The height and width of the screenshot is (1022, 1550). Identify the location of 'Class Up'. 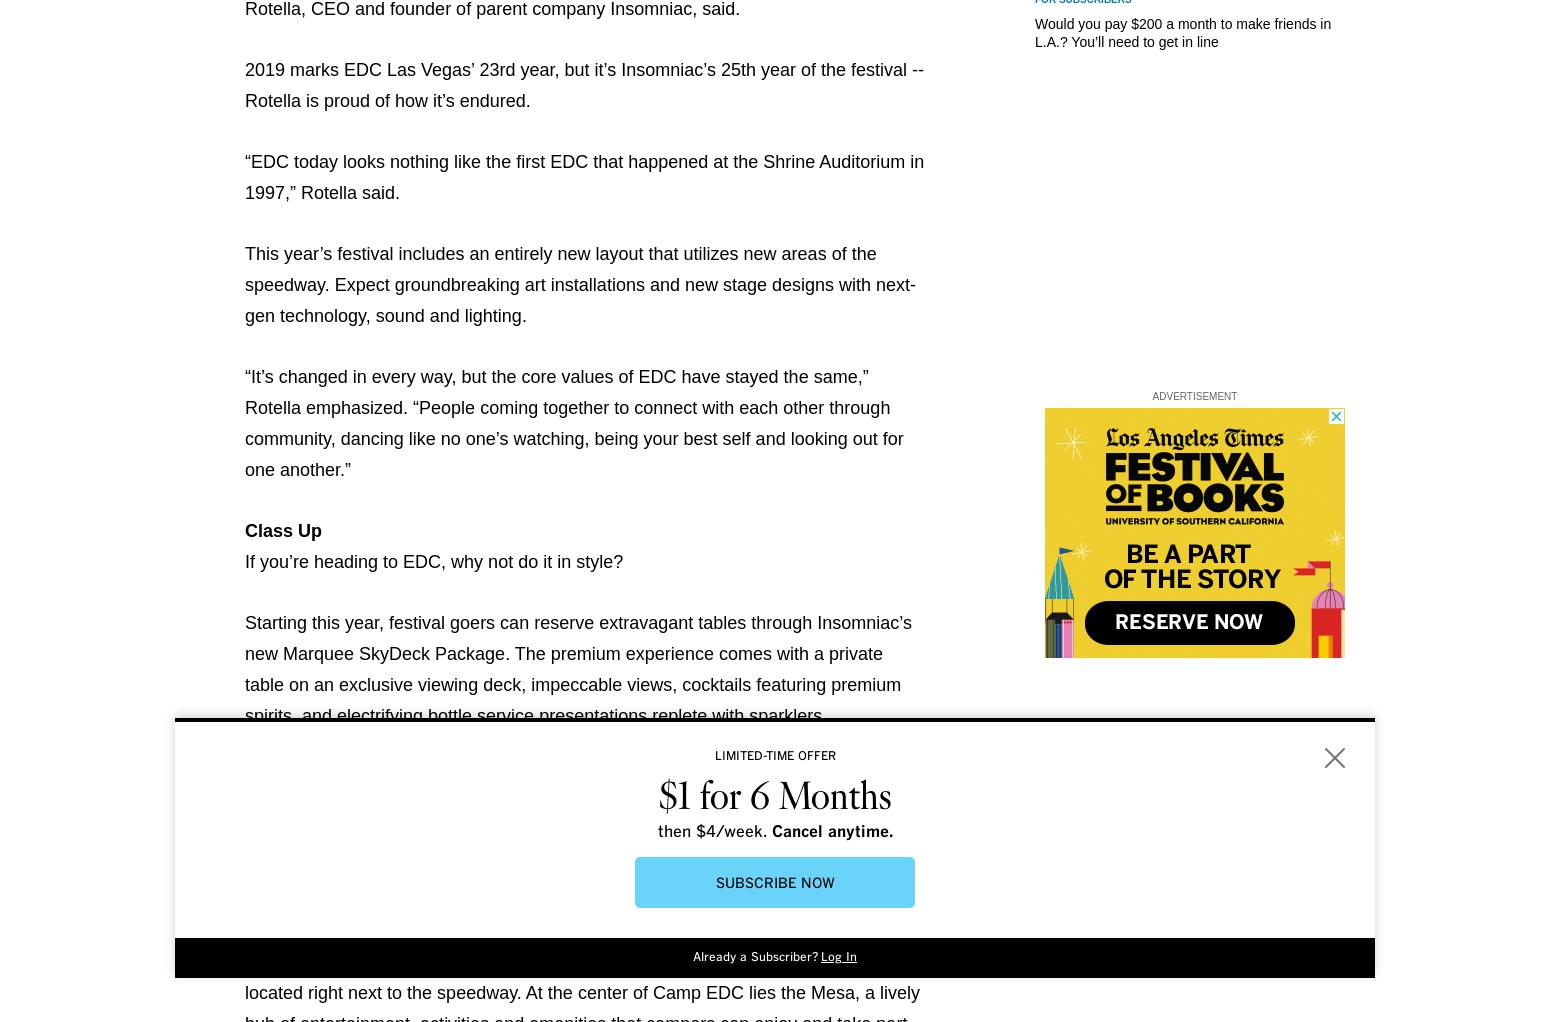
(283, 530).